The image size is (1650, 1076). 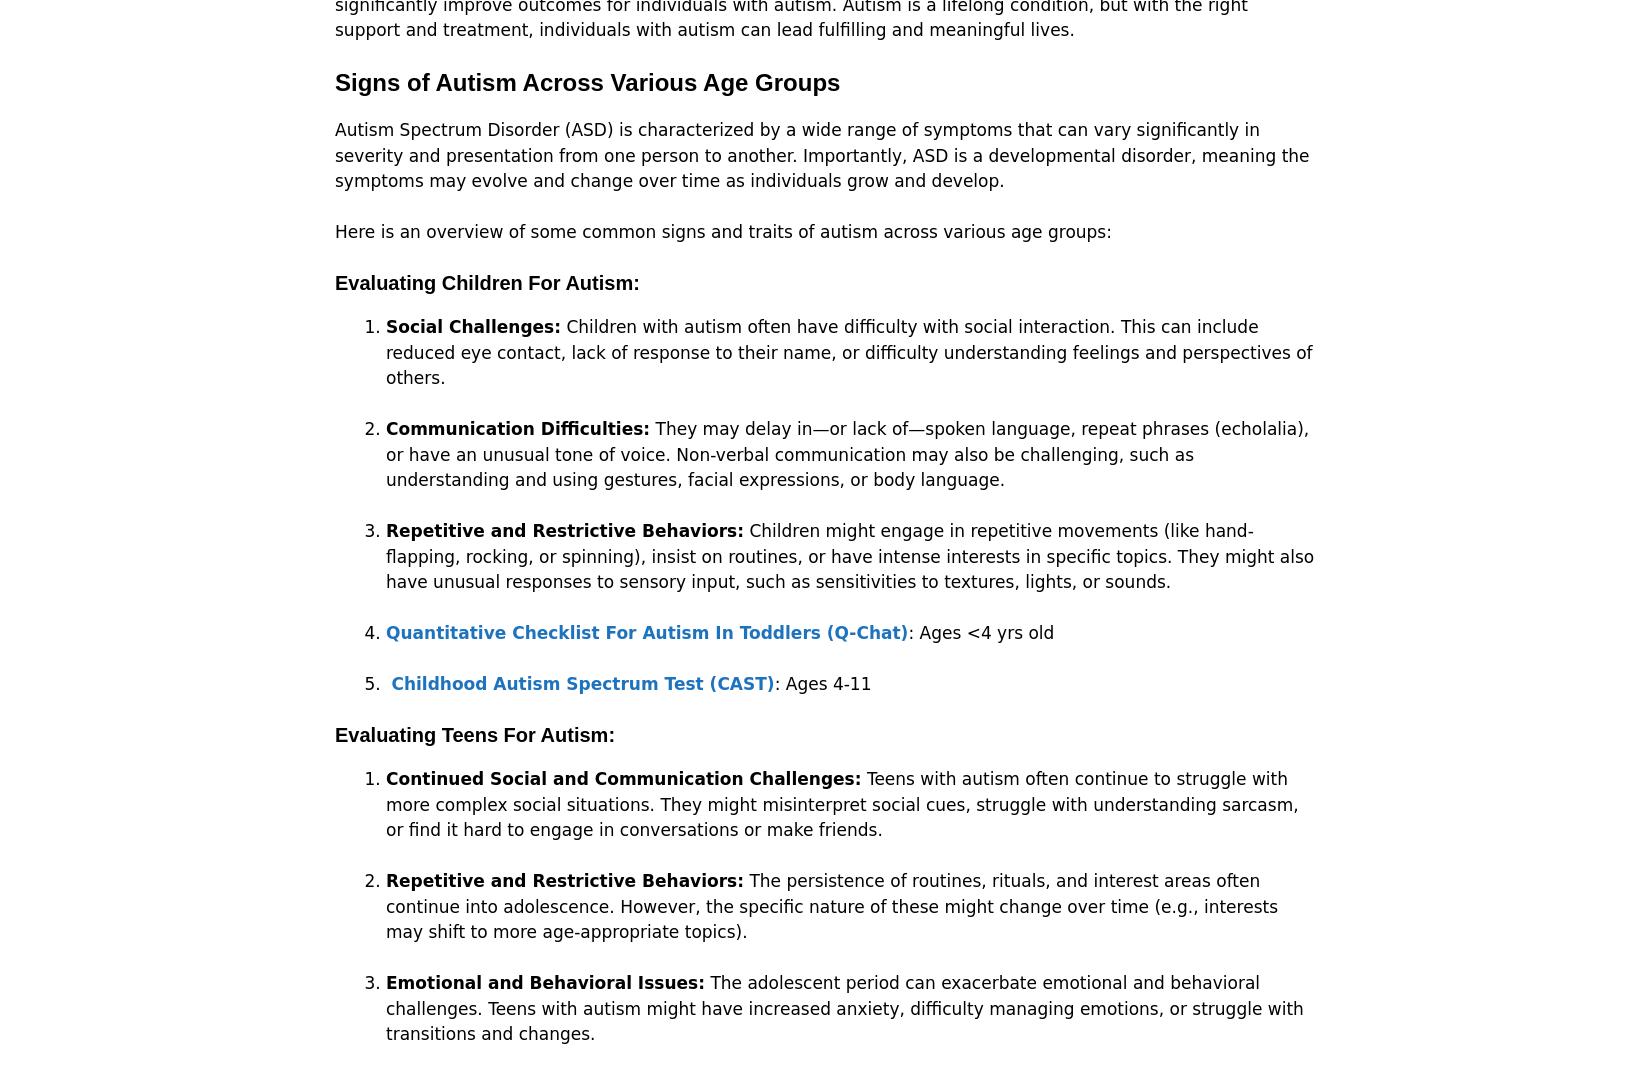 What do you see at coordinates (831, 905) in the screenshot?
I see `'The persistence of routines, rituals, and interest areas often continue into adolescence. However, the specific nature of these might change over time (e.g., interests may shift to more age-appropriate topics).'` at bounding box center [831, 905].